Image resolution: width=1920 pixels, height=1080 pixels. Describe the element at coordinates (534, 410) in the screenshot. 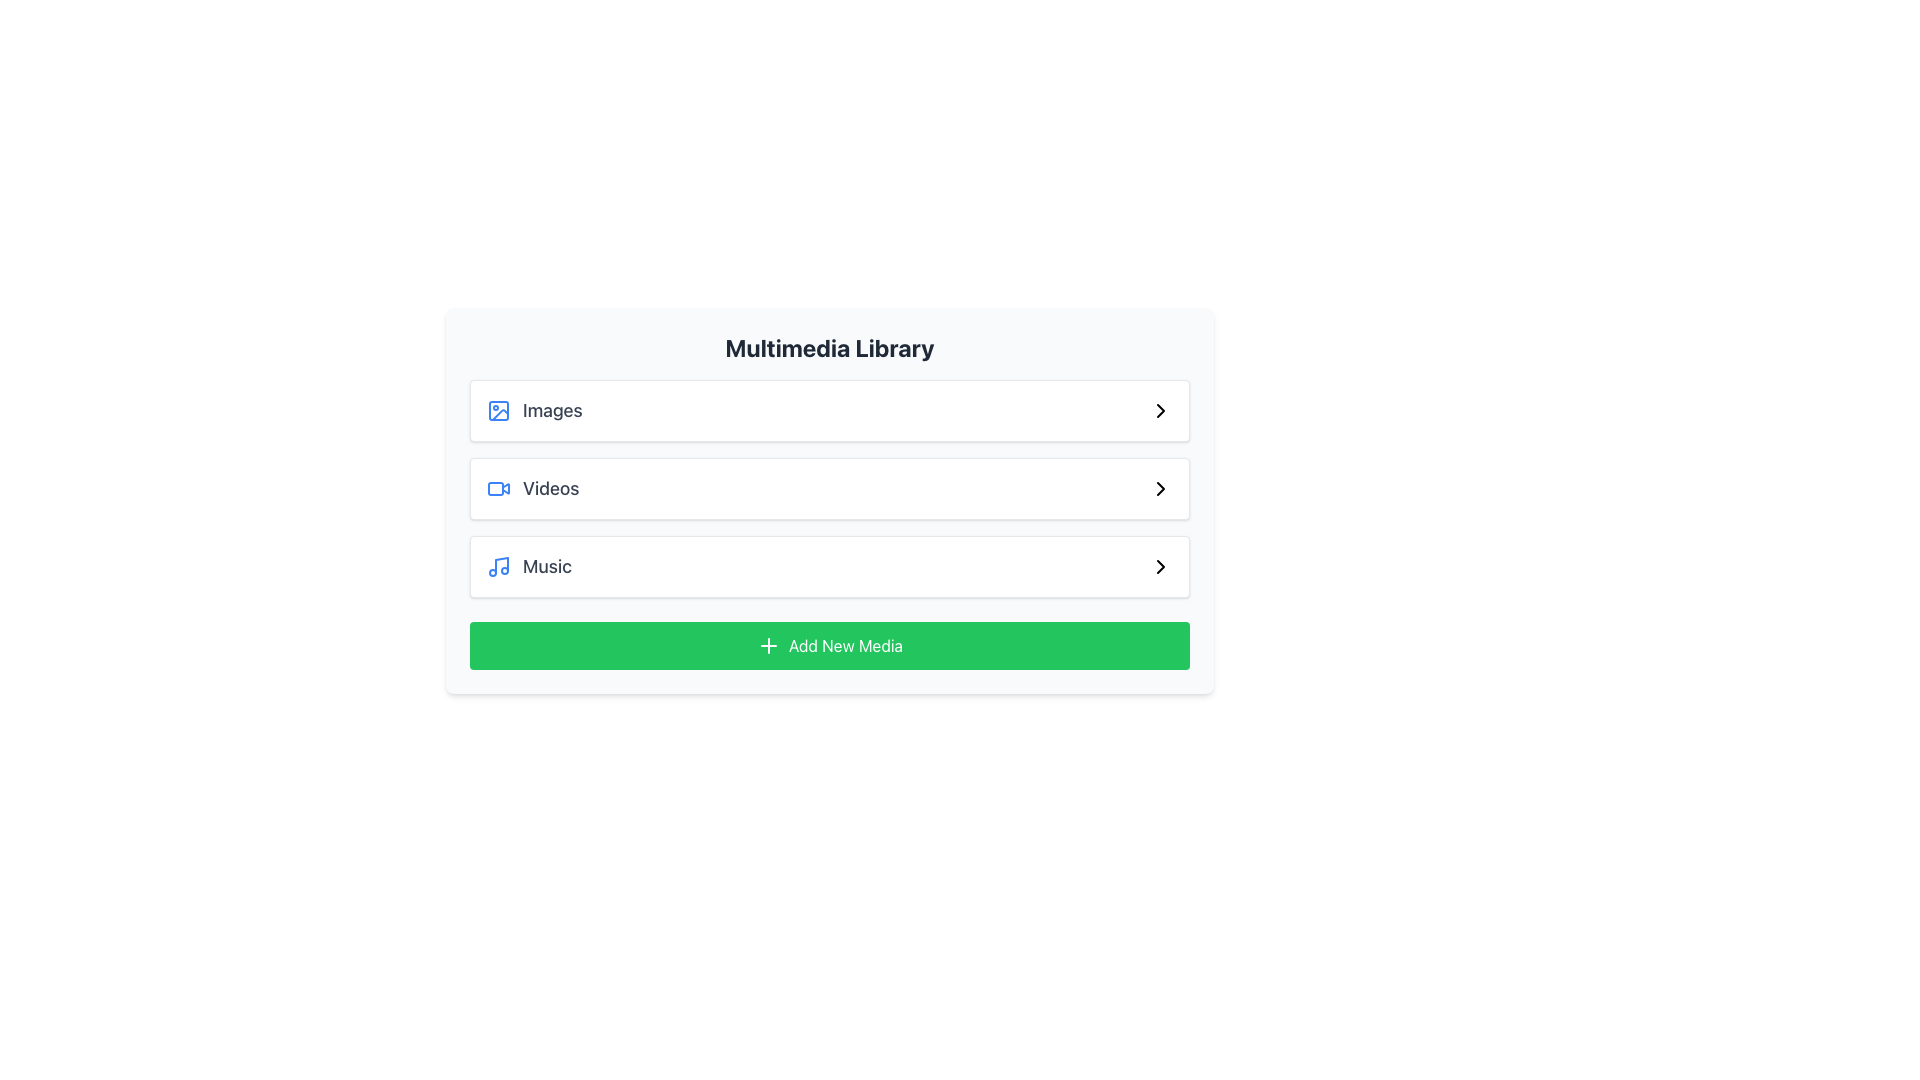

I see `the 'Images' menu item, which is the first option in the 'Multimedia Library' box` at that location.